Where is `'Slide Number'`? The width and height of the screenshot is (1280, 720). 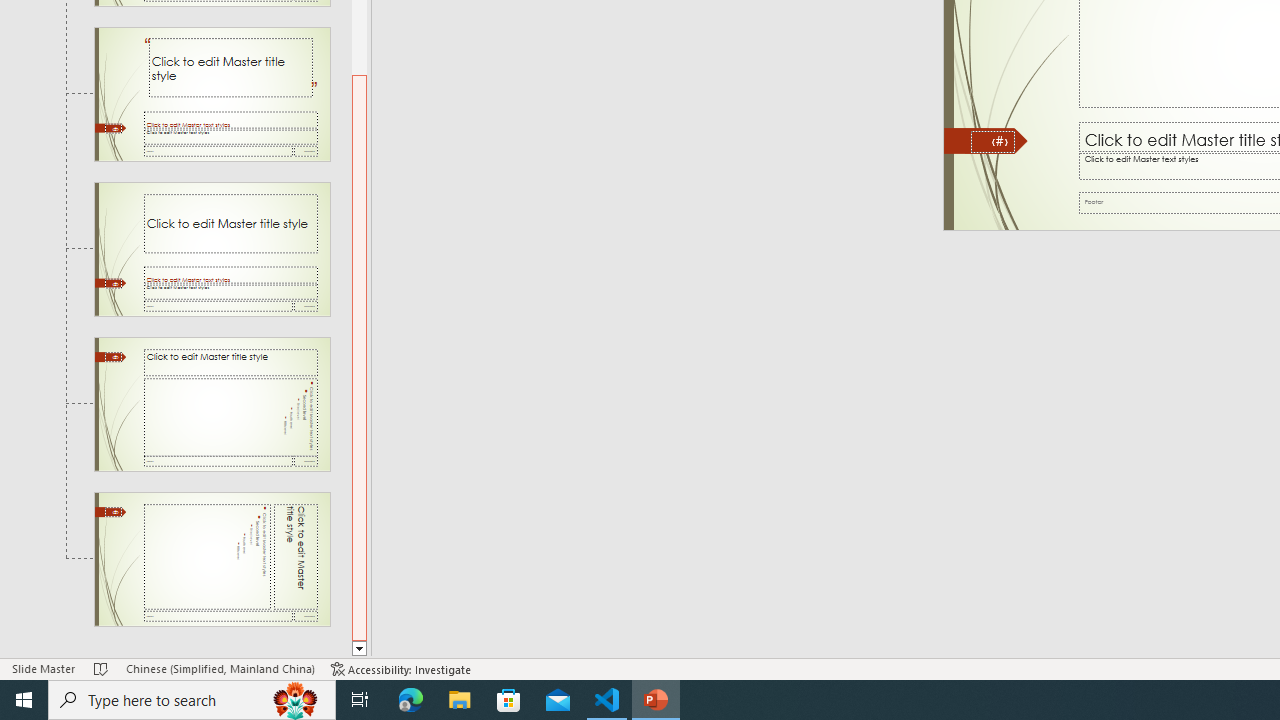 'Slide Number' is located at coordinates (993, 140).